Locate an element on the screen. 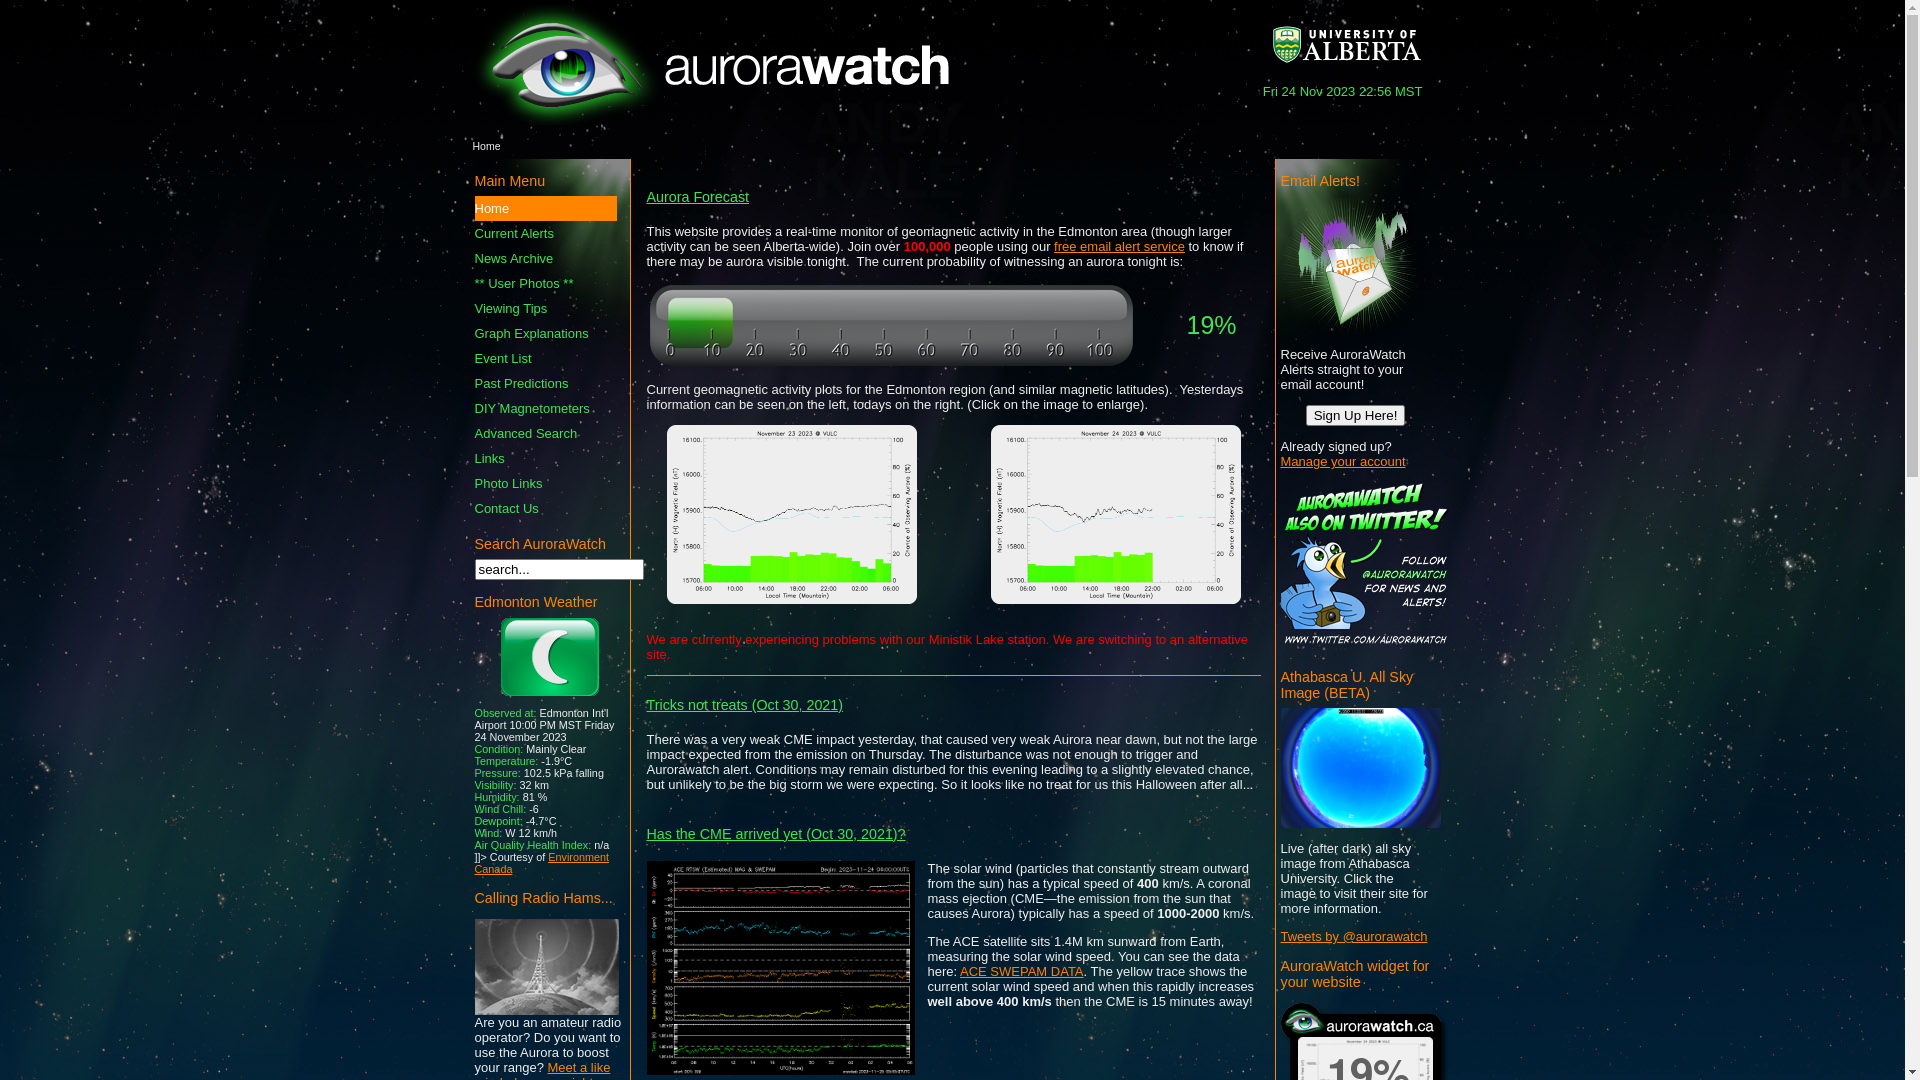 This screenshot has height=1080, width=1920. 'News Archive' is located at coordinates (545, 257).